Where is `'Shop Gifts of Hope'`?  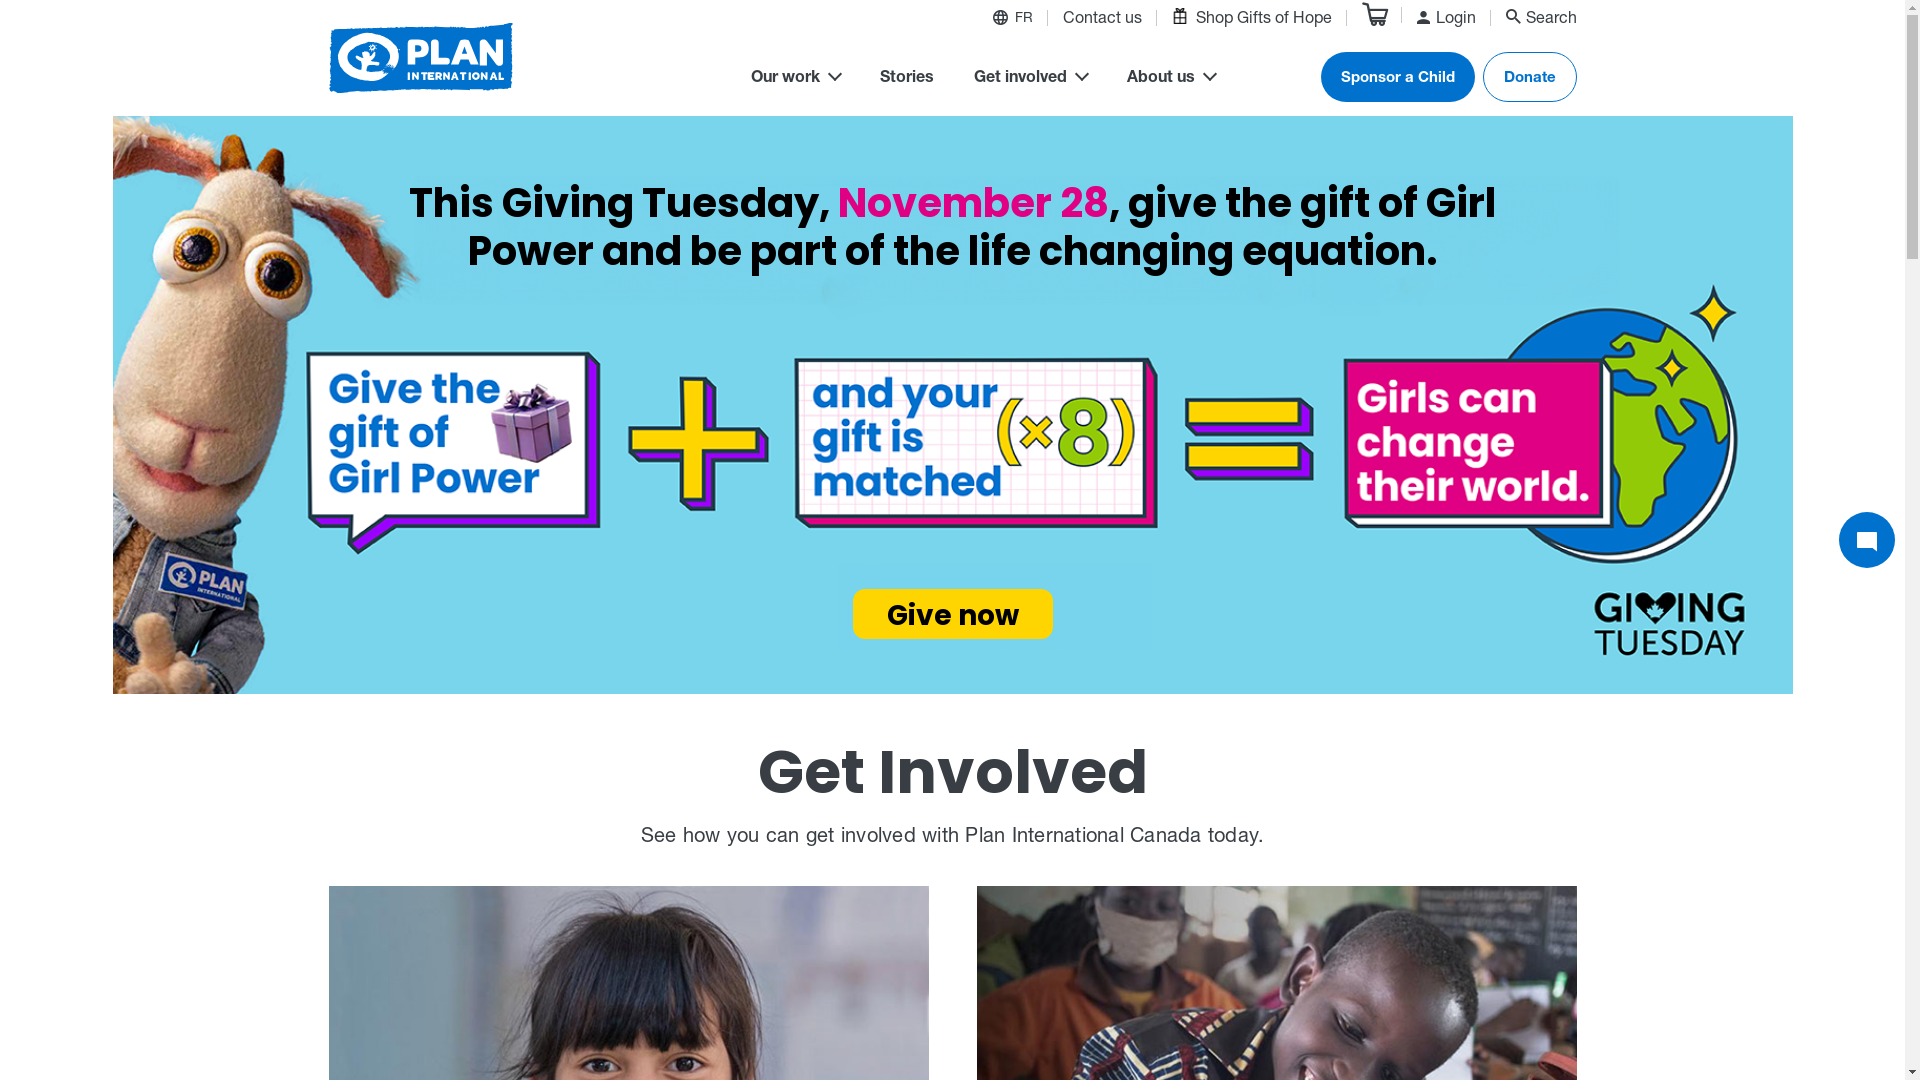
'Shop Gifts of Hope' is located at coordinates (1251, 18).